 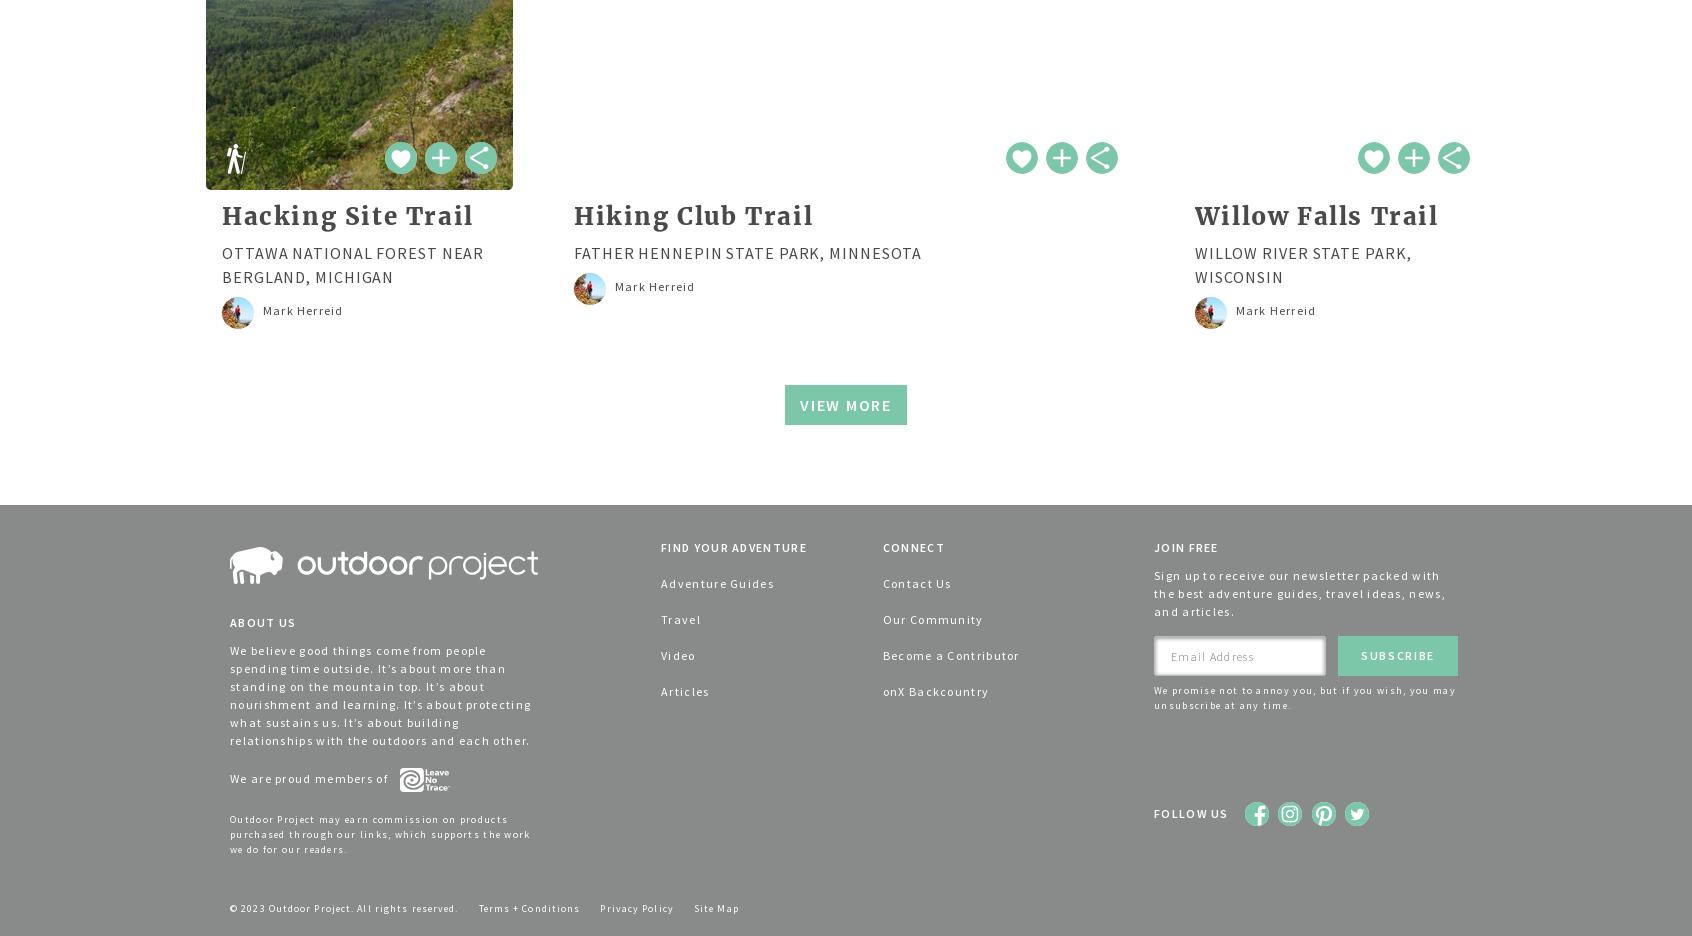 I want to click on 'Outdoor Project may earn commission on products purchased through our links, which supports the work we do for our readers.', so click(x=380, y=833).